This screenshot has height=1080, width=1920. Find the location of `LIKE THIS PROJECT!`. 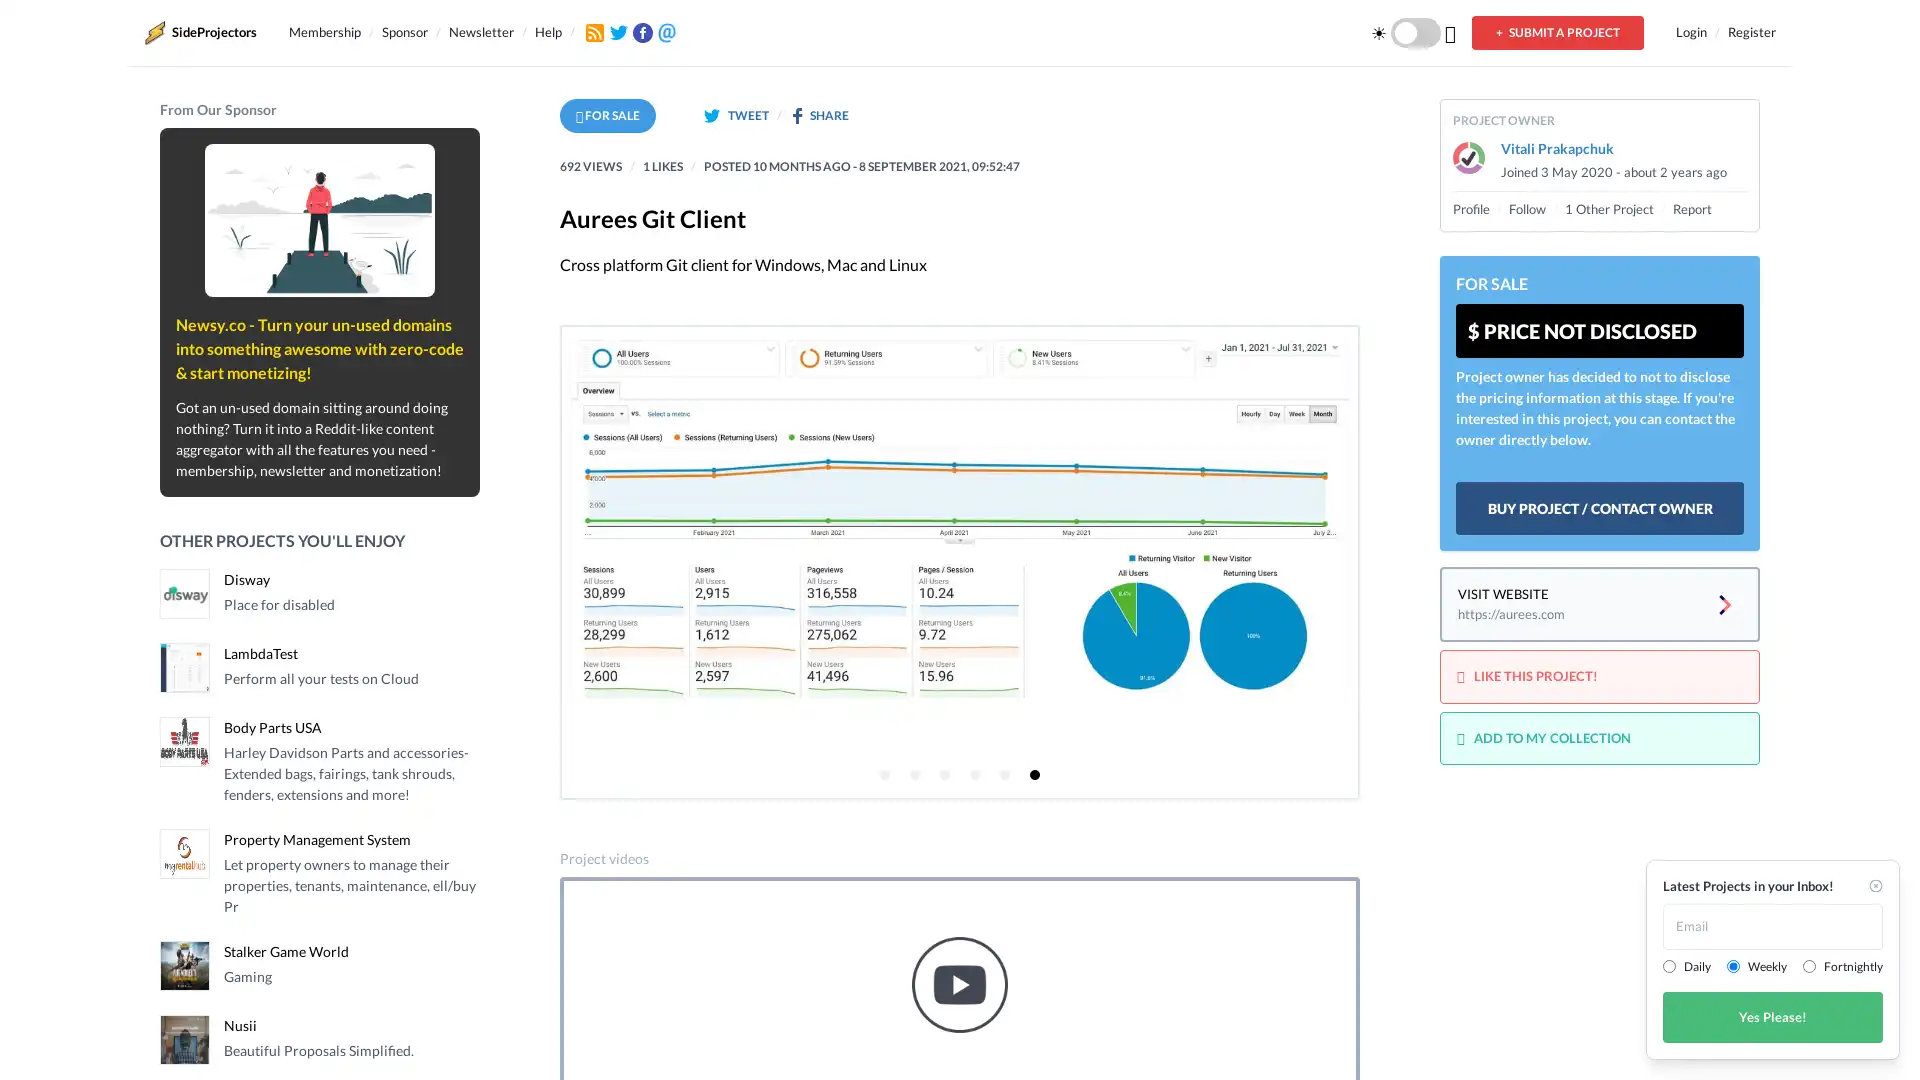

LIKE THIS PROJECT! is located at coordinates (1598, 675).